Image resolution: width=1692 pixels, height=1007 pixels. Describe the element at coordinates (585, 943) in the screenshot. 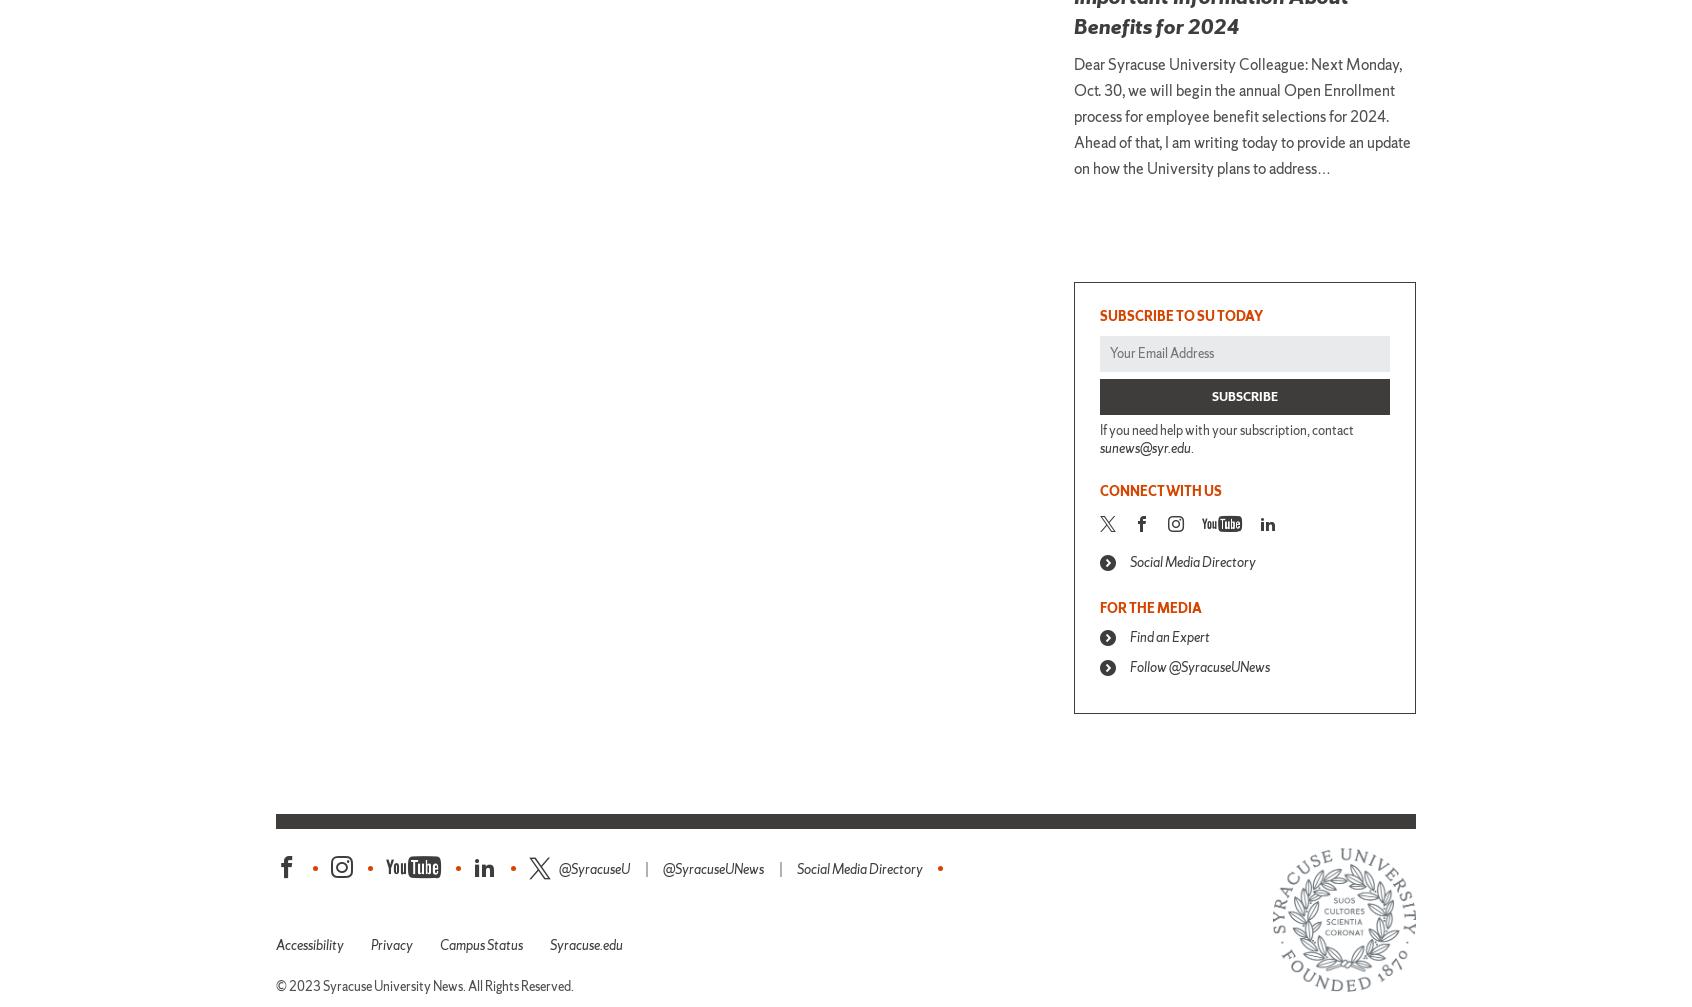

I see `'Syracuse.edu'` at that location.